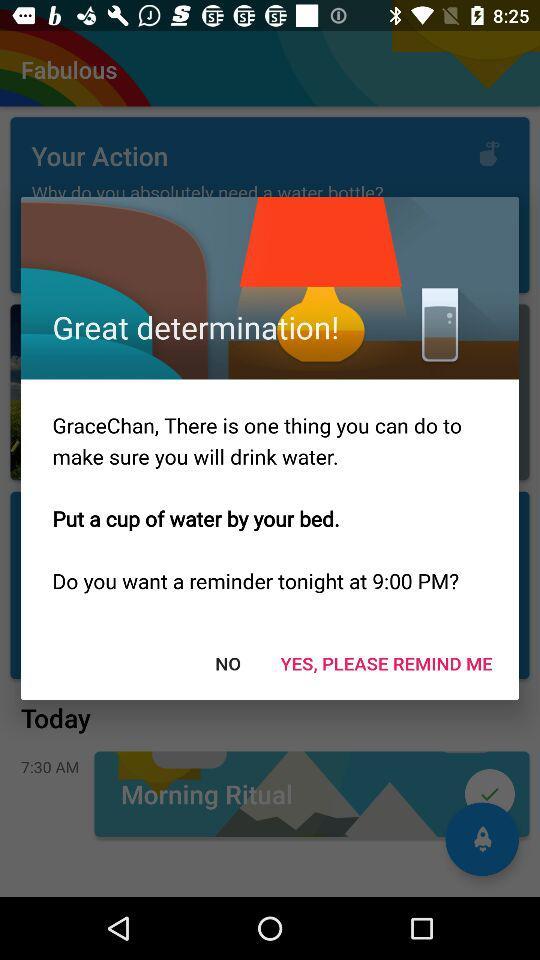 Image resolution: width=540 pixels, height=960 pixels. Describe the element at coordinates (386, 663) in the screenshot. I see `the icon at the bottom right corner` at that location.